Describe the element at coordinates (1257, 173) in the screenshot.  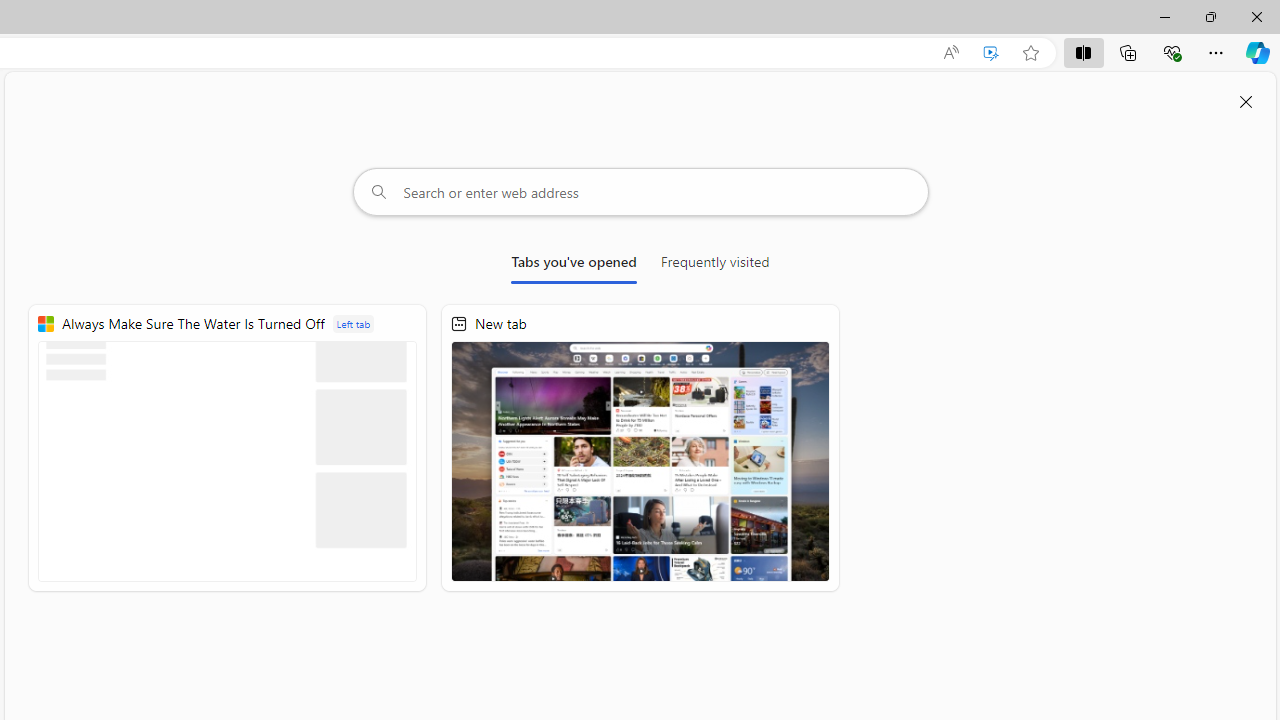
I see `'Outlook'` at that location.